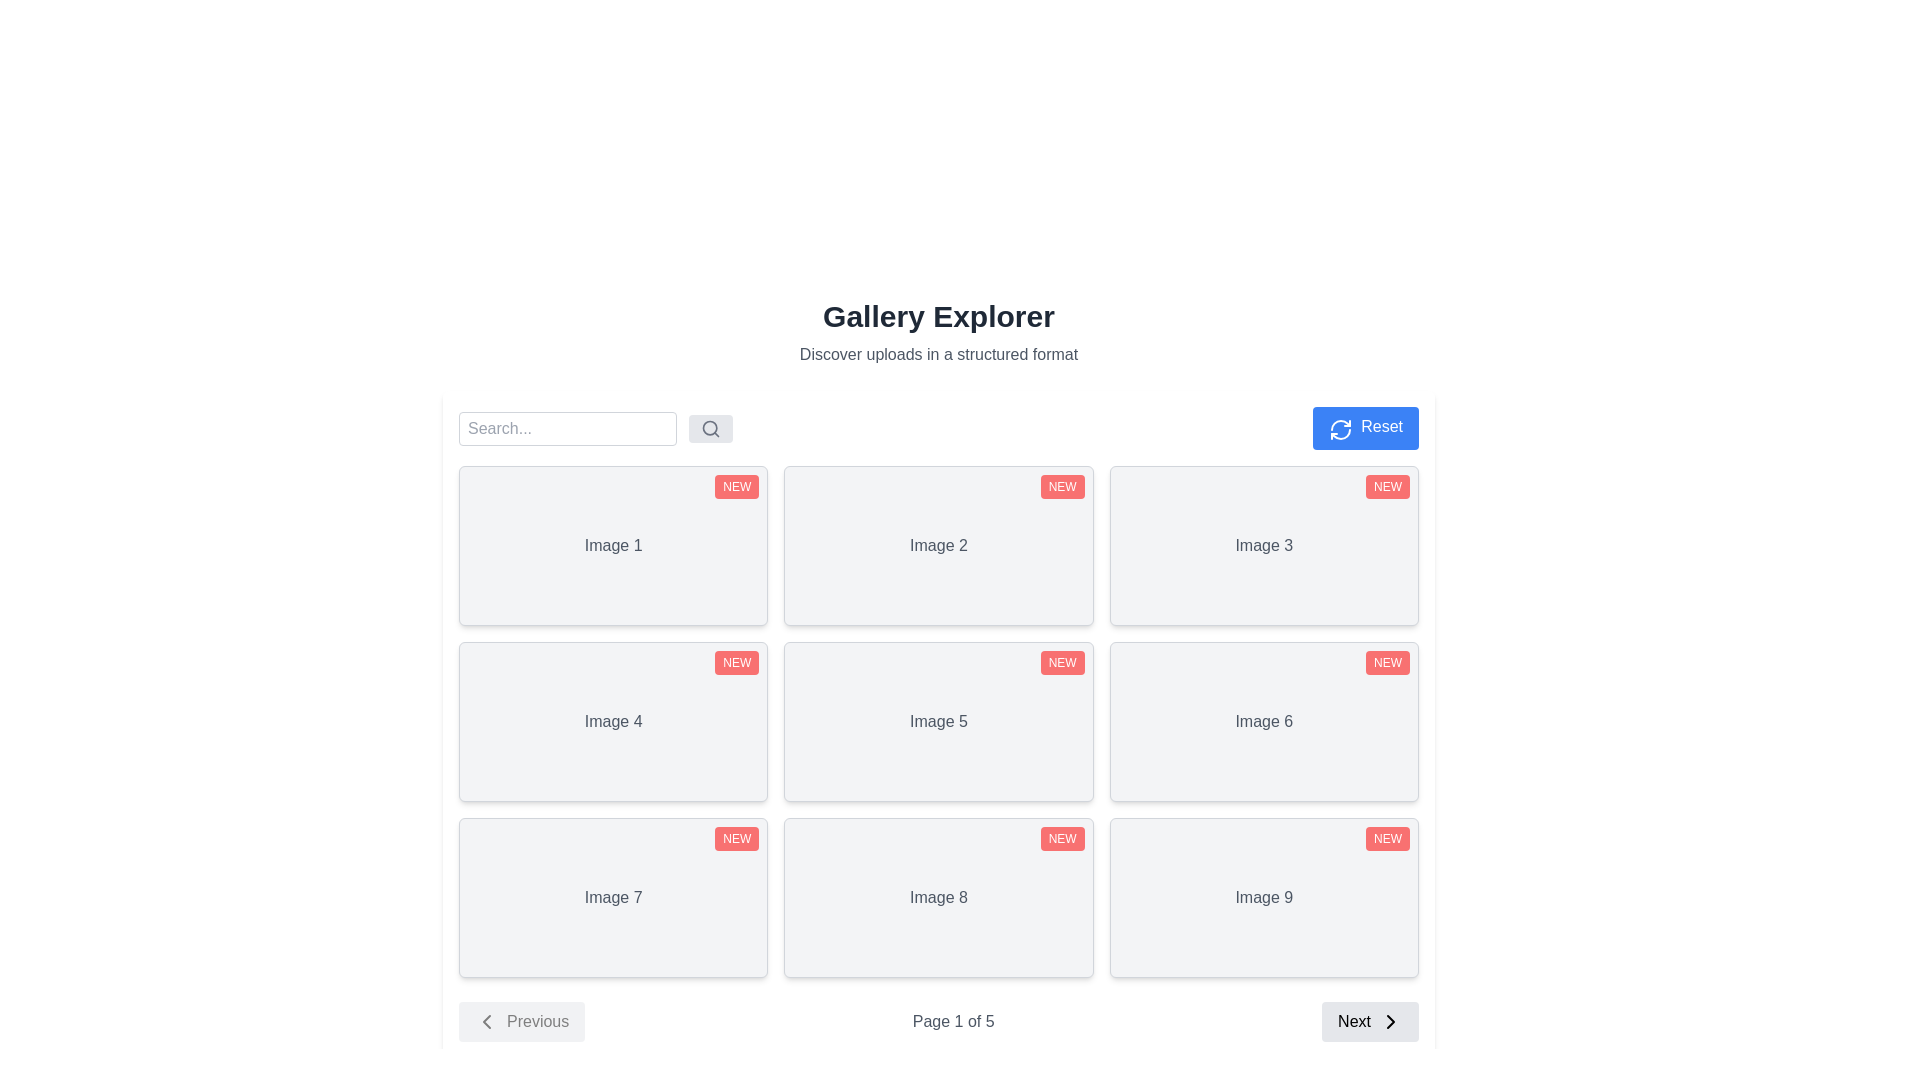 This screenshot has height=1080, width=1920. I want to click on the left-pointing chevron icon adjacent to the 'Previous' button text, so click(486, 1022).